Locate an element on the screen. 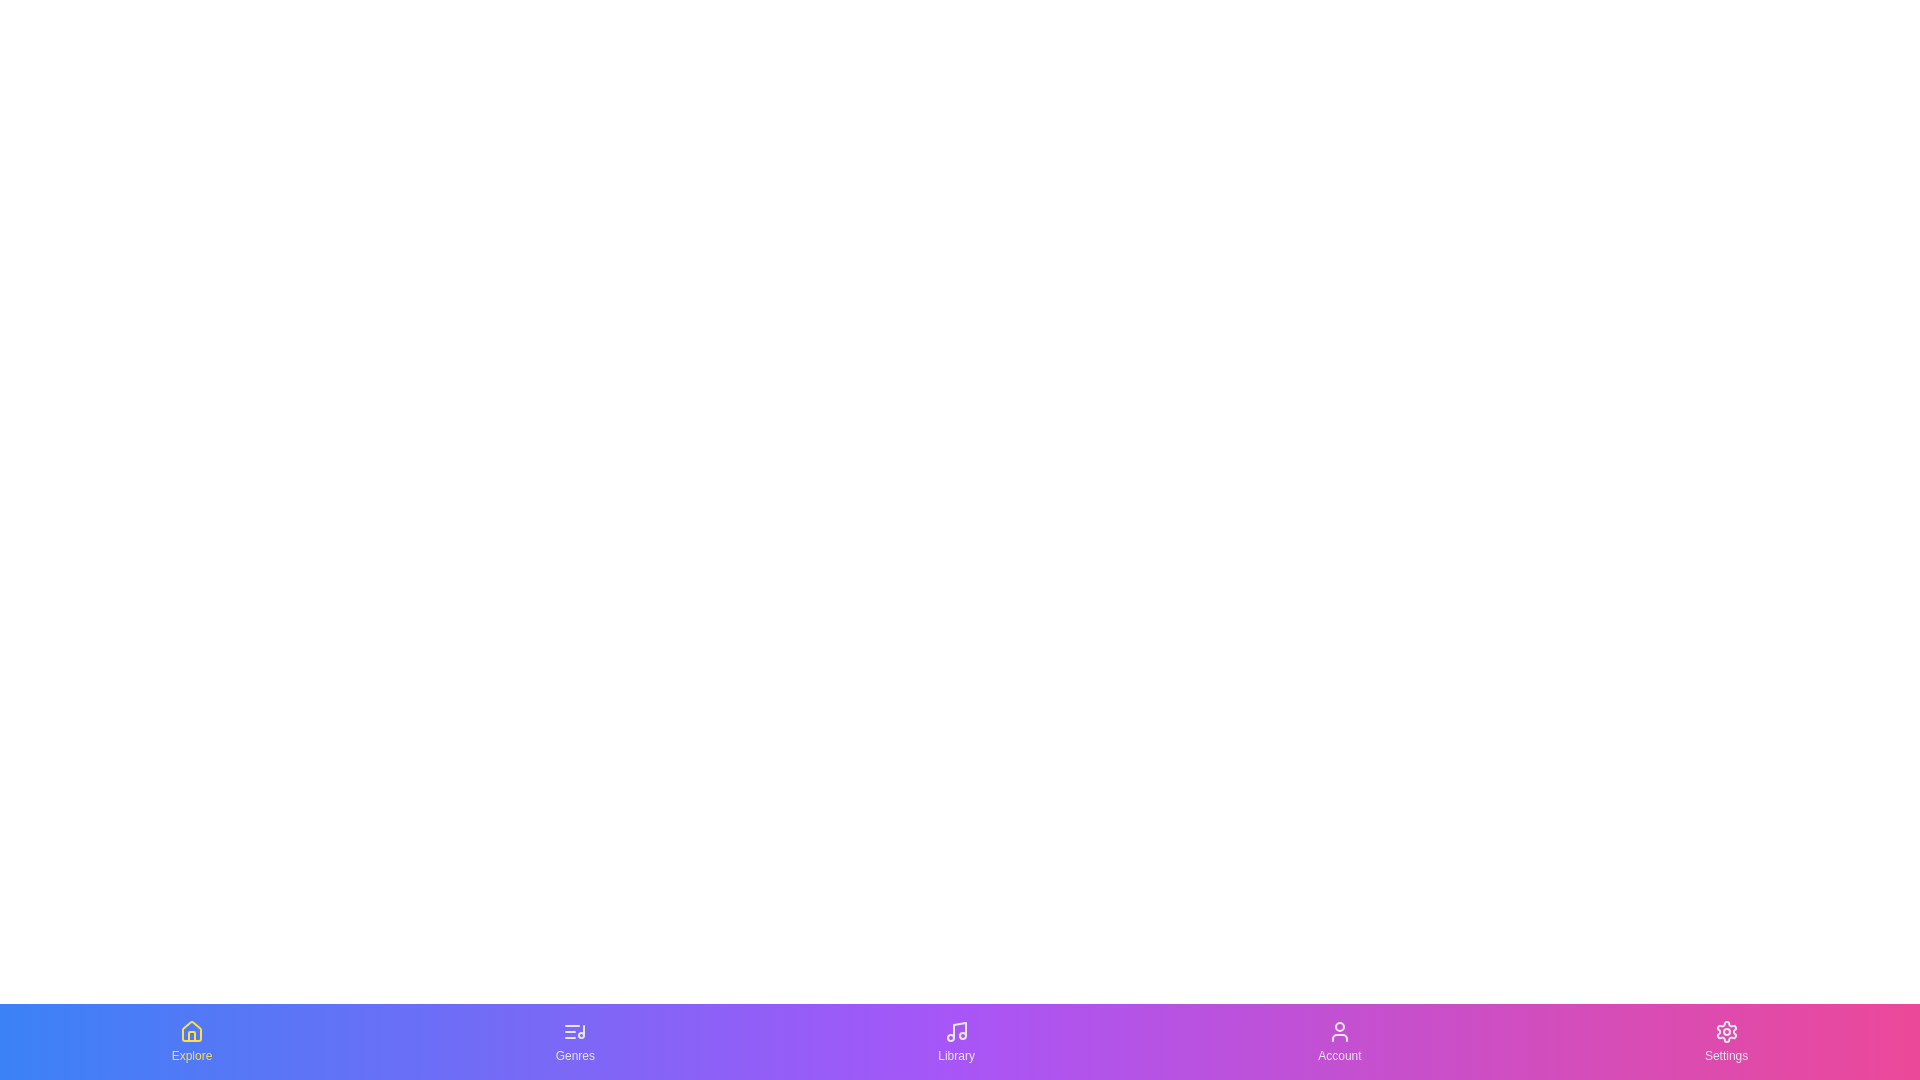 The width and height of the screenshot is (1920, 1080). the tab labeled Explore is located at coordinates (191, 1040).